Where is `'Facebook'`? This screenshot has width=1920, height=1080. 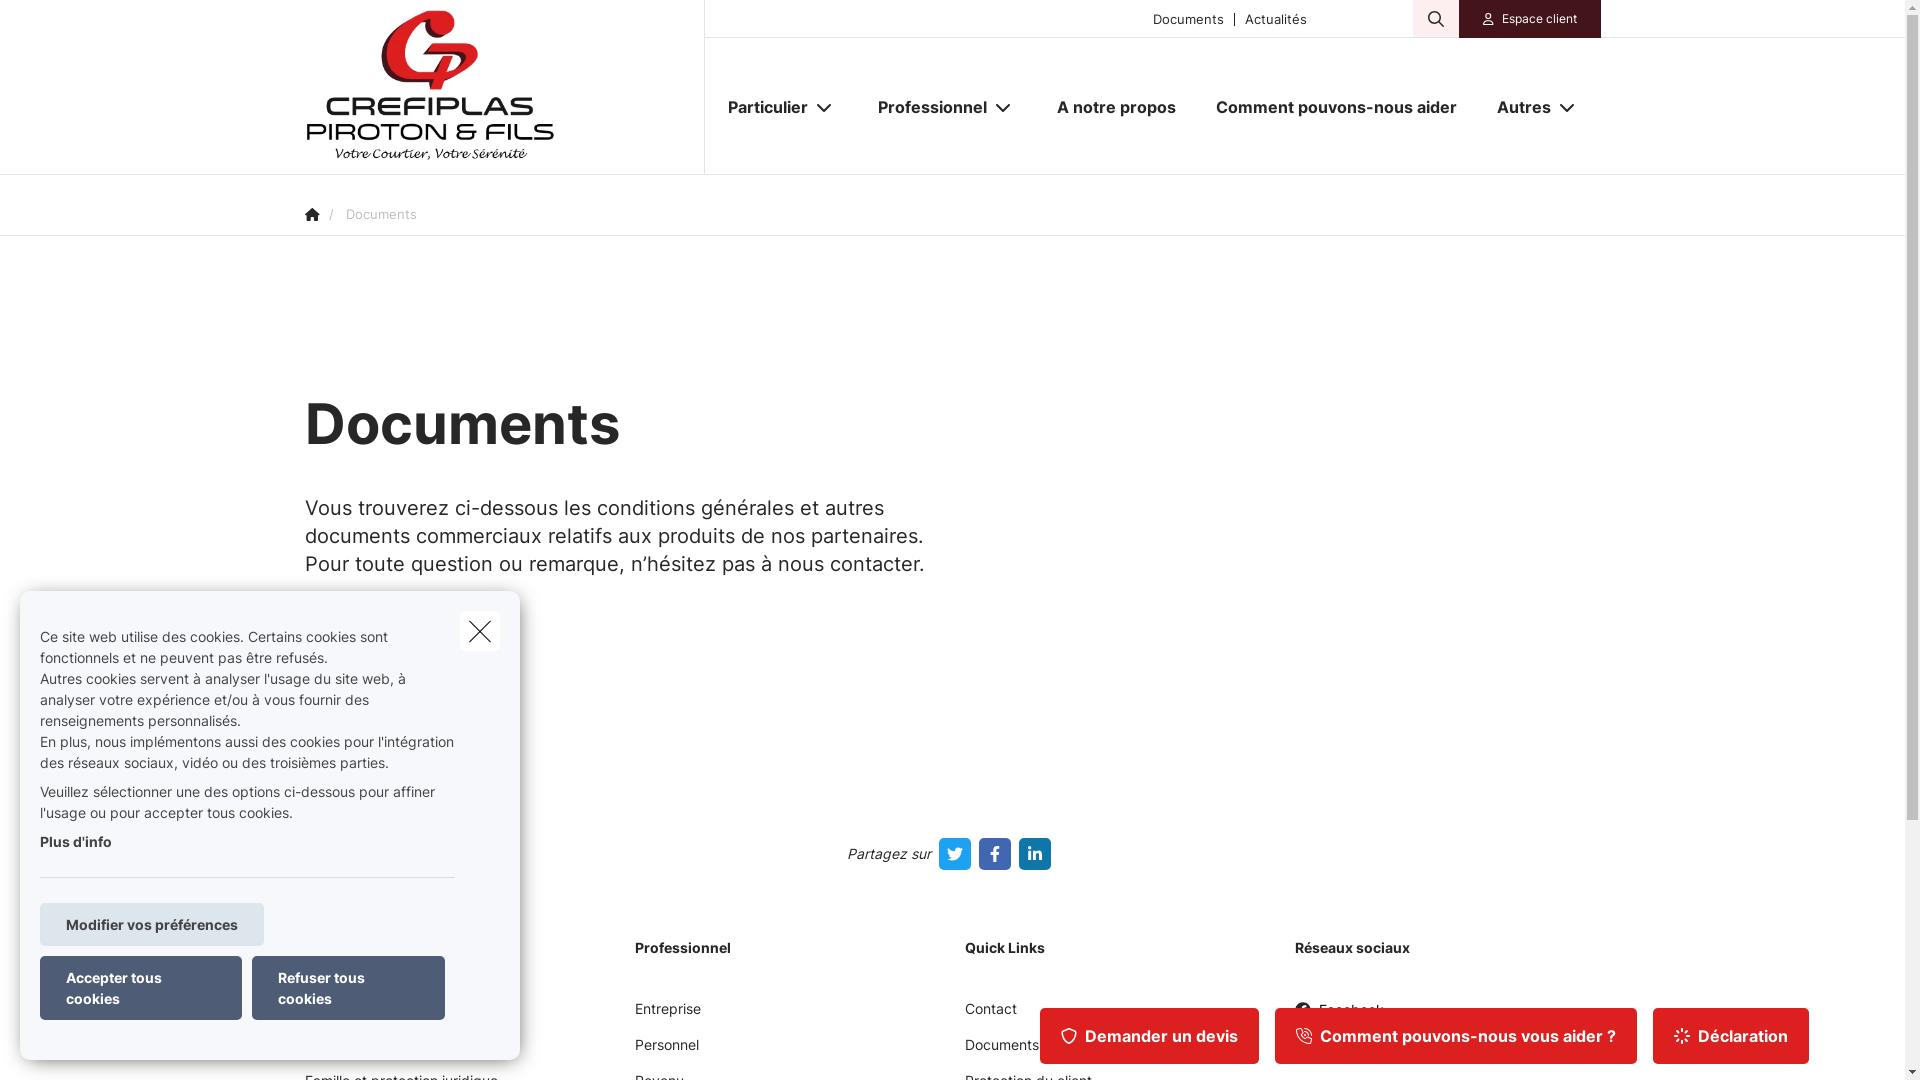
'Facebook' is located at coordinates (1294, 1017).